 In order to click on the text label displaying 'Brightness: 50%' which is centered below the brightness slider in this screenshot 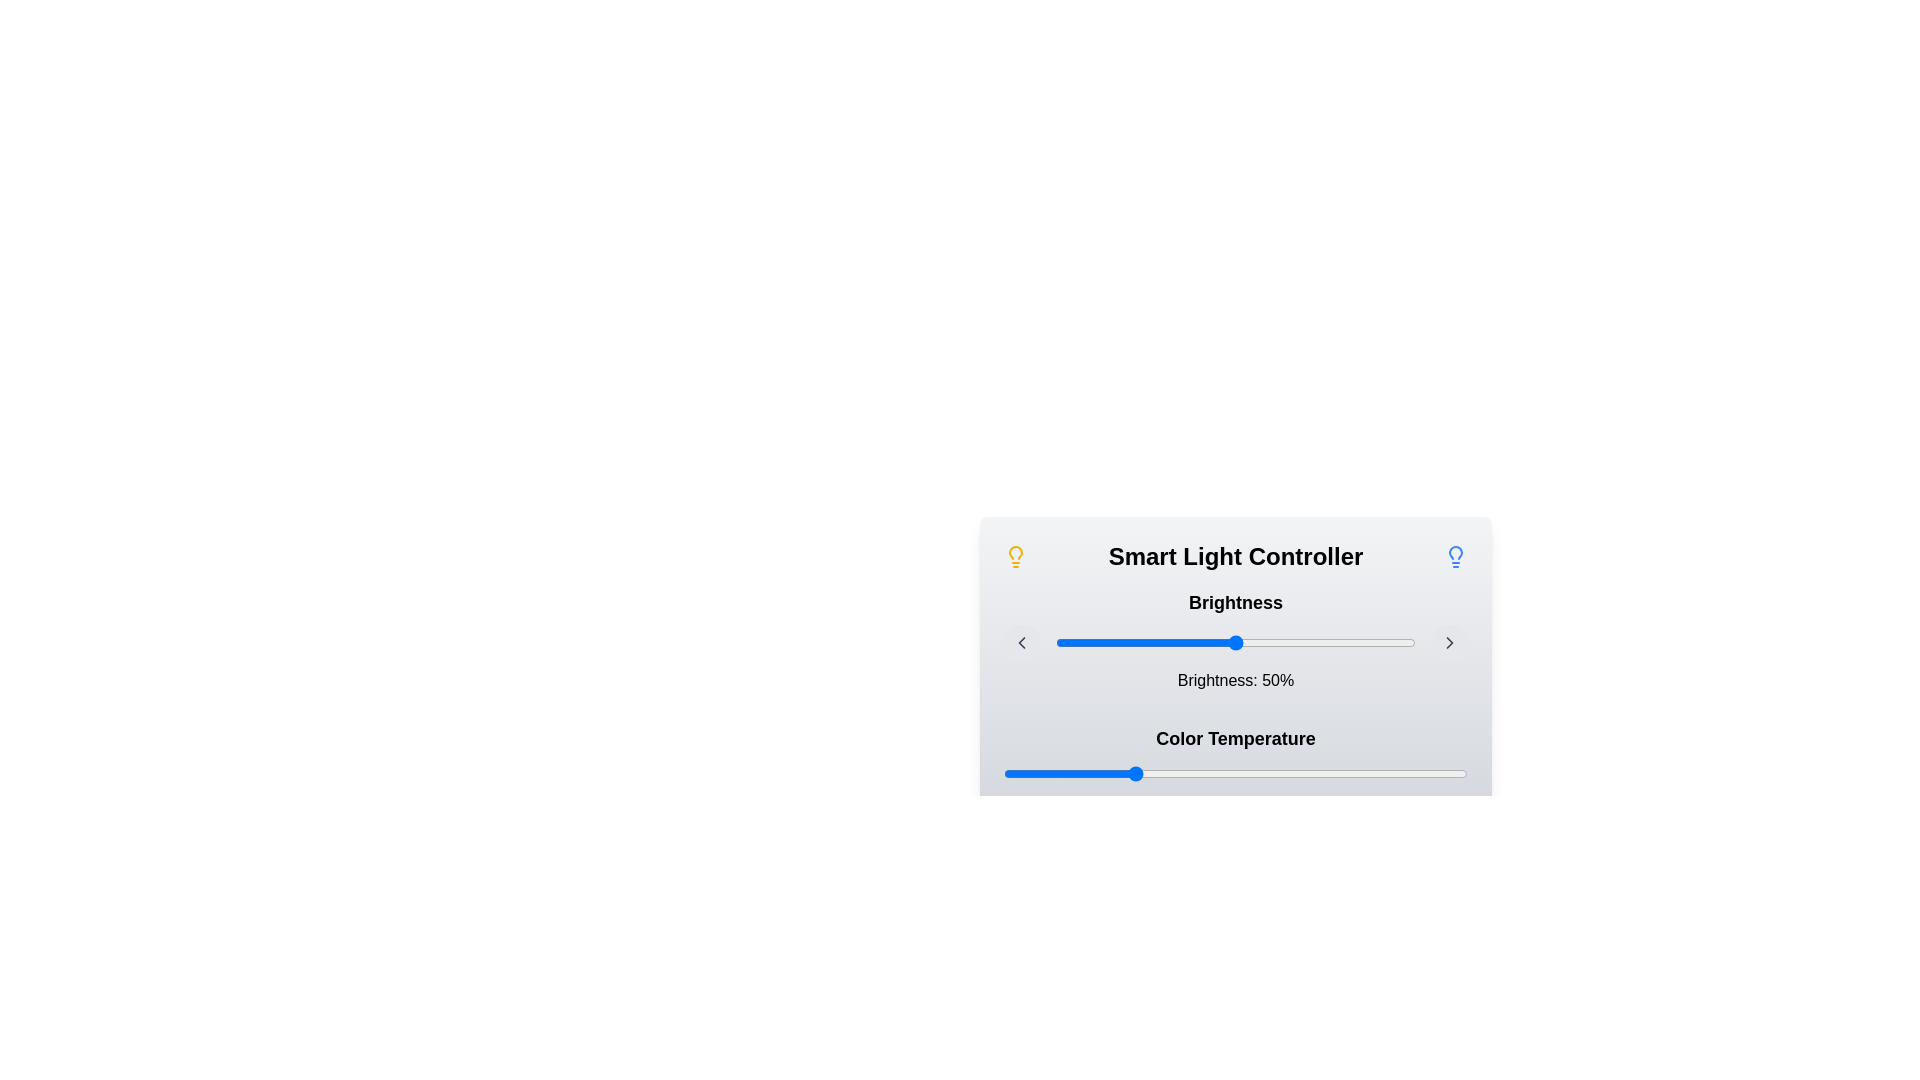, I will do `click(1235, 680)`.